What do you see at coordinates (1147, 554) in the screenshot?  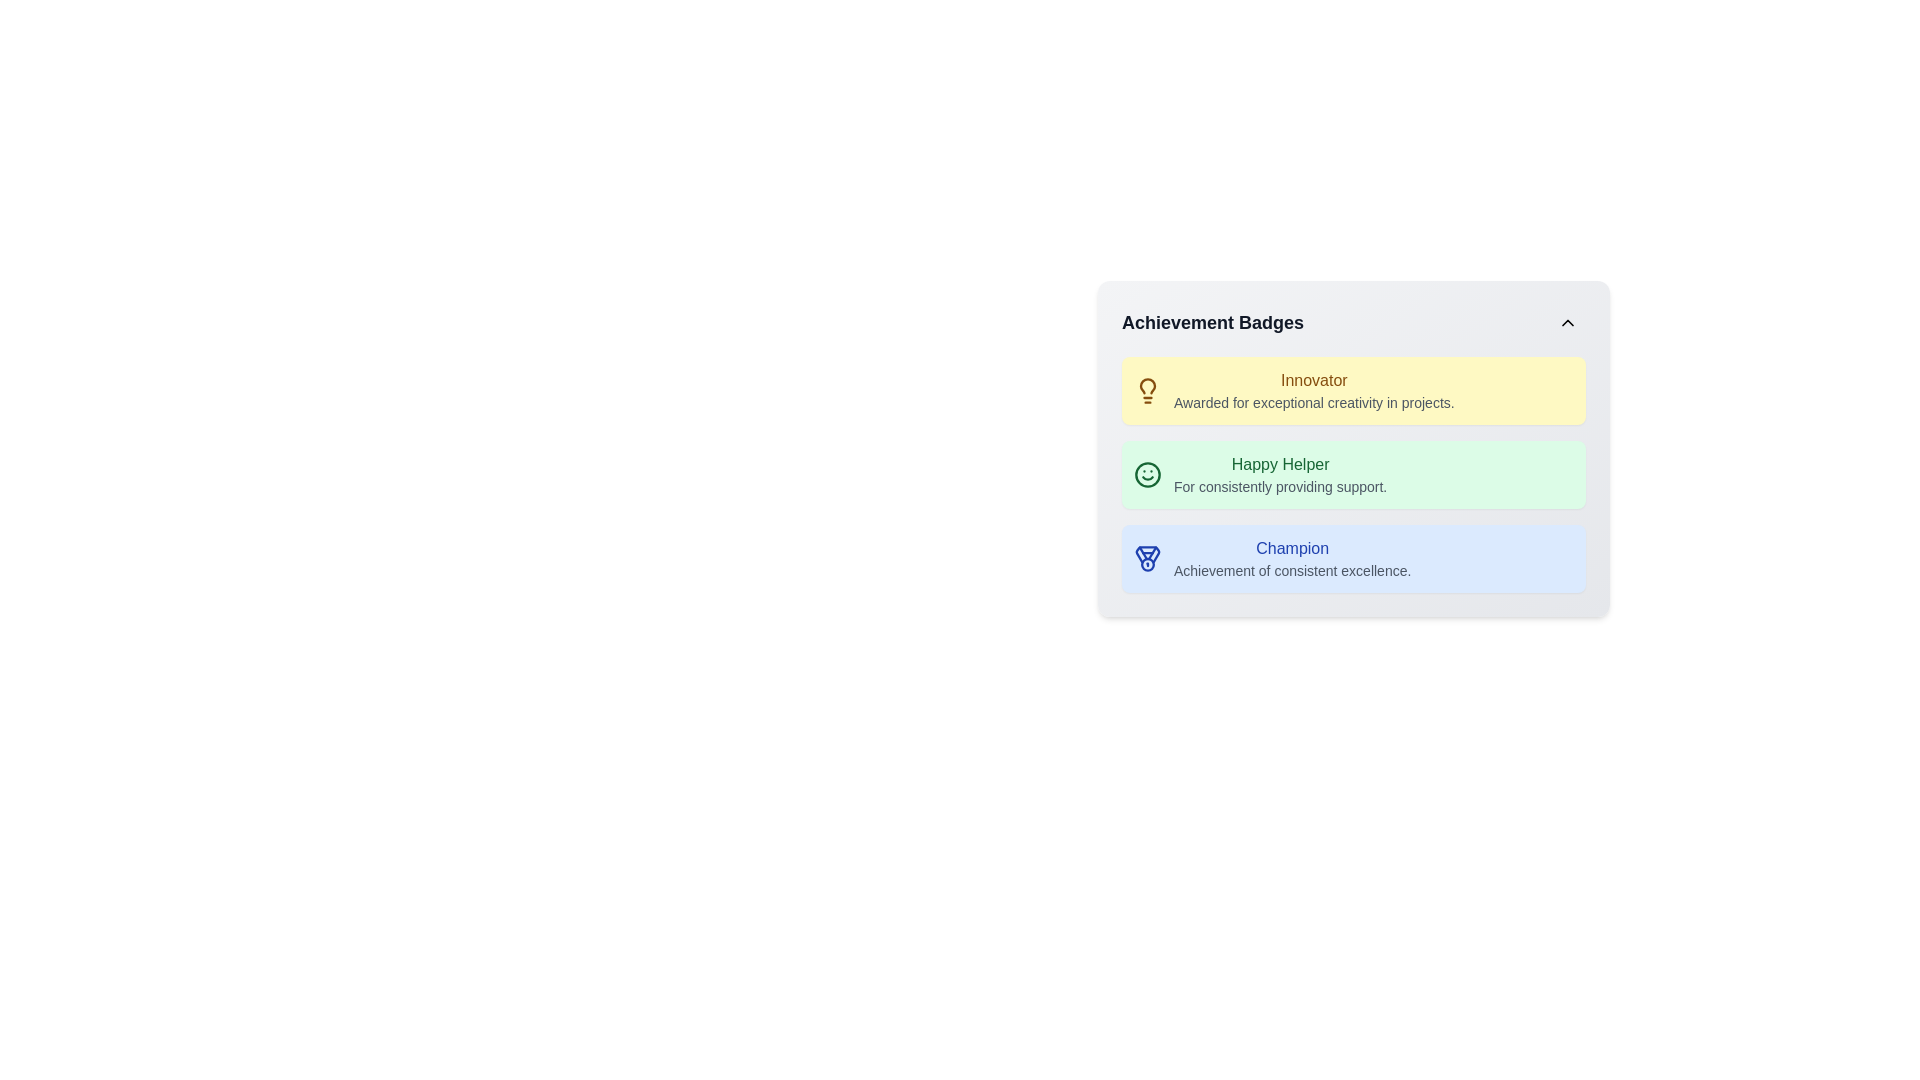 I see `the medal icon in the 'Champion' section of the 'Achievement Badges' interface, which is characterized by its blue outline and white background` at bounding box center [1147, 554].